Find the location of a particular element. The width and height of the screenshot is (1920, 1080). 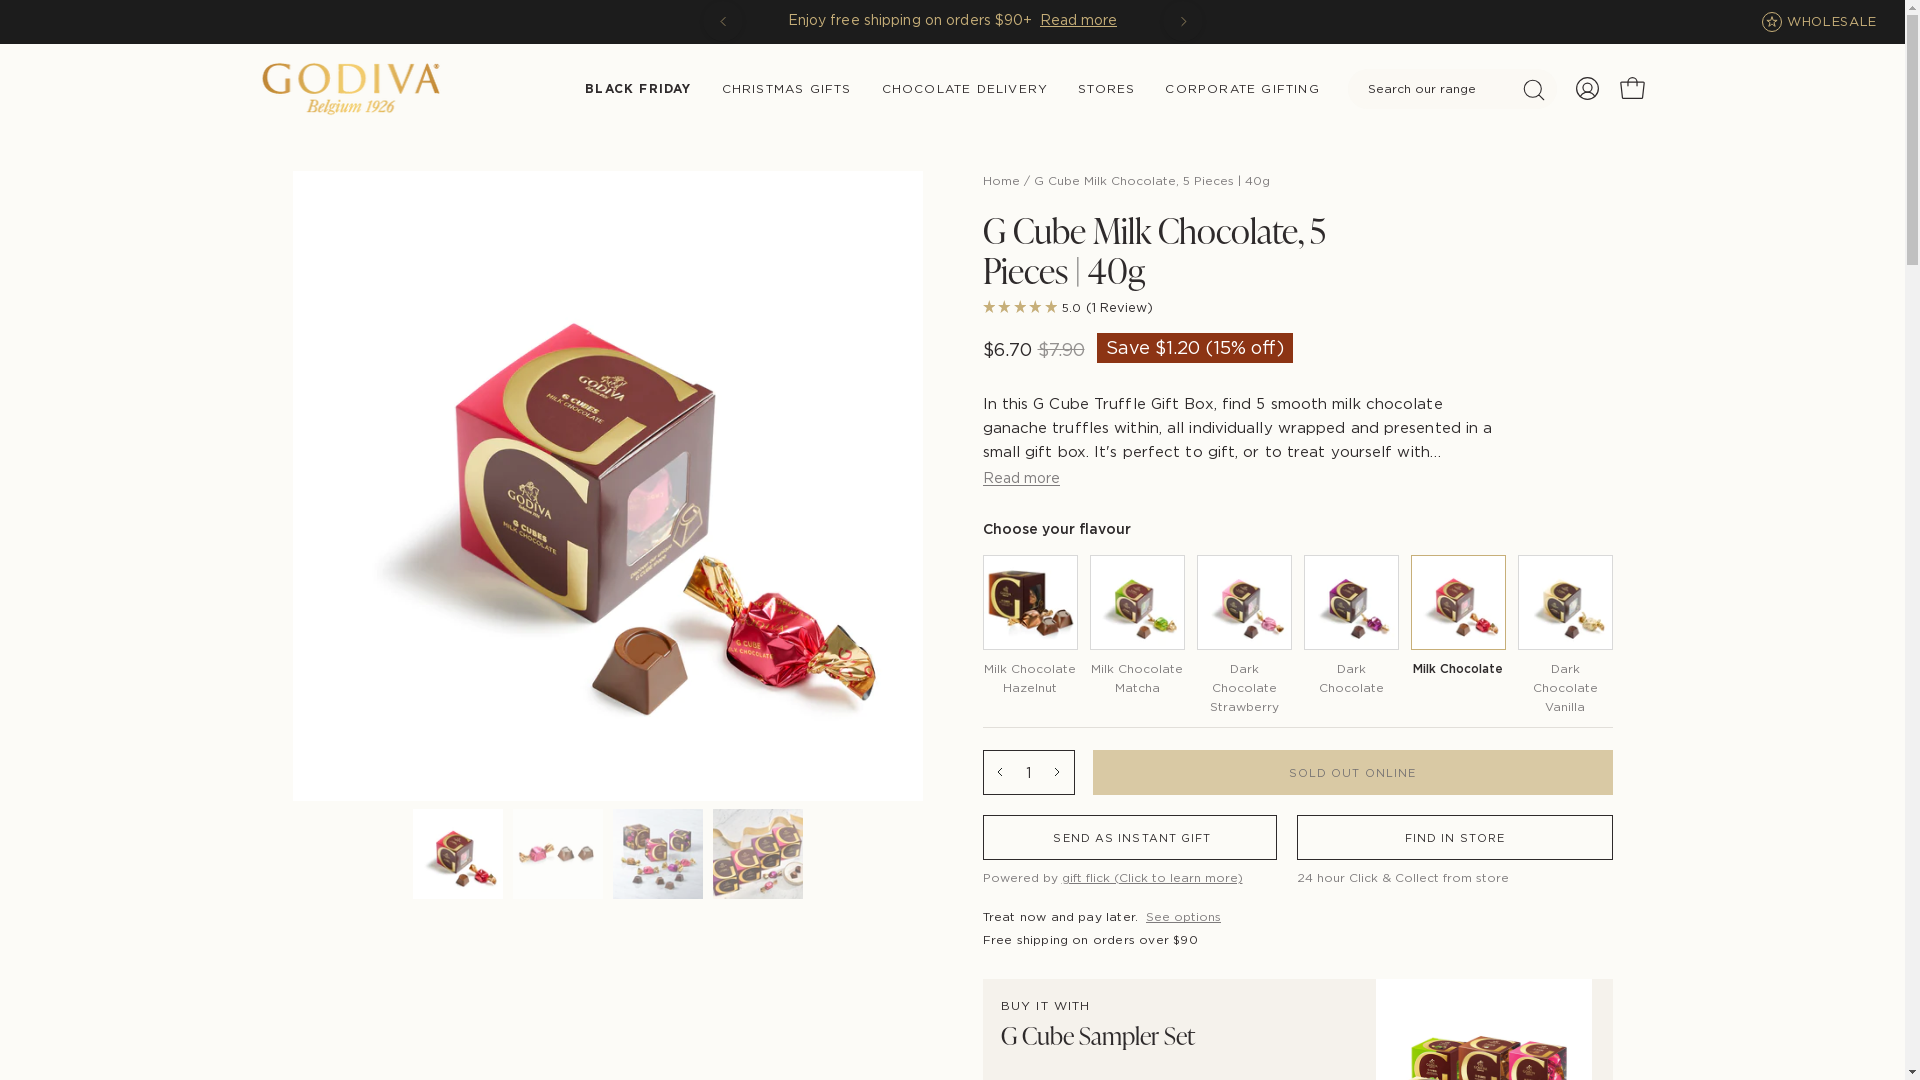

'Milk Chocolate' is located at coordinates (1457, 619).